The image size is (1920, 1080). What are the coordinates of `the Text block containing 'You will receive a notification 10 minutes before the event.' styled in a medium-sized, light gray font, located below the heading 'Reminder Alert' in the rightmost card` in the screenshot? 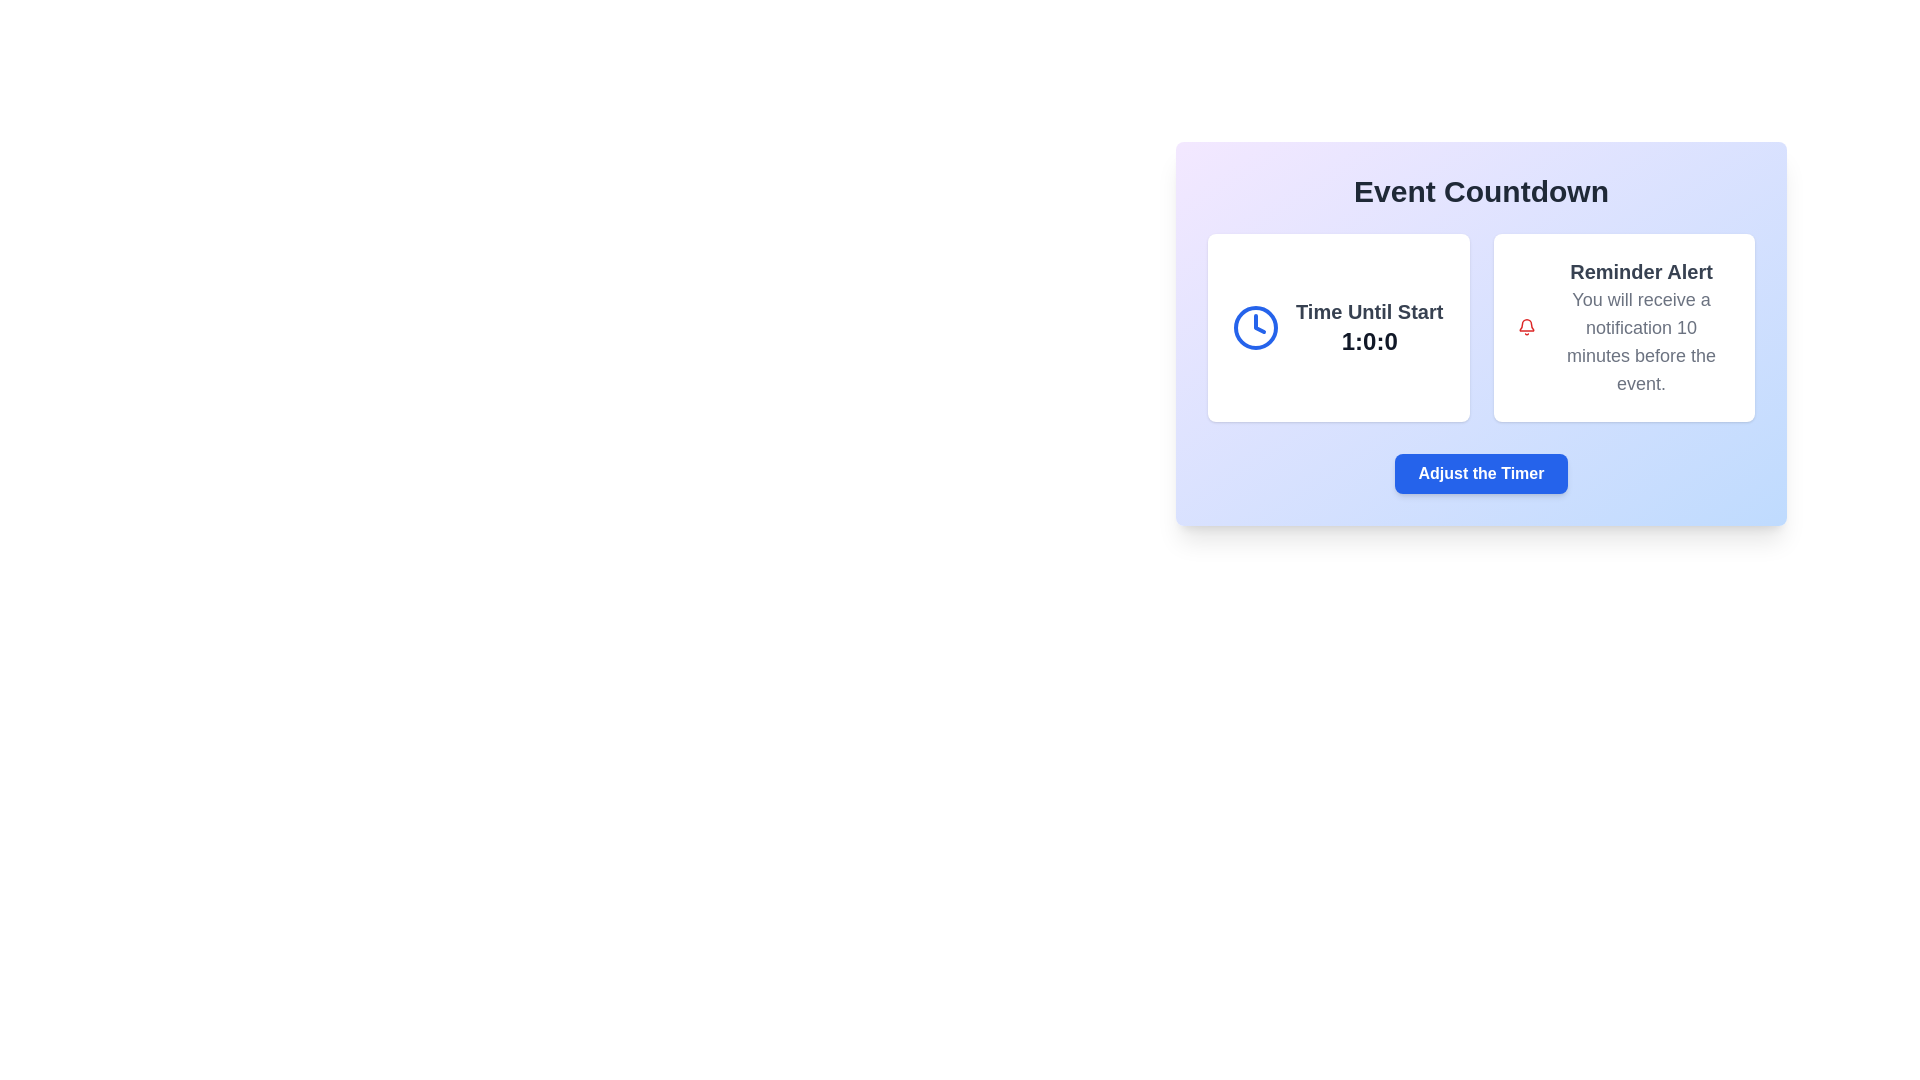 It's located at (1641, 341).